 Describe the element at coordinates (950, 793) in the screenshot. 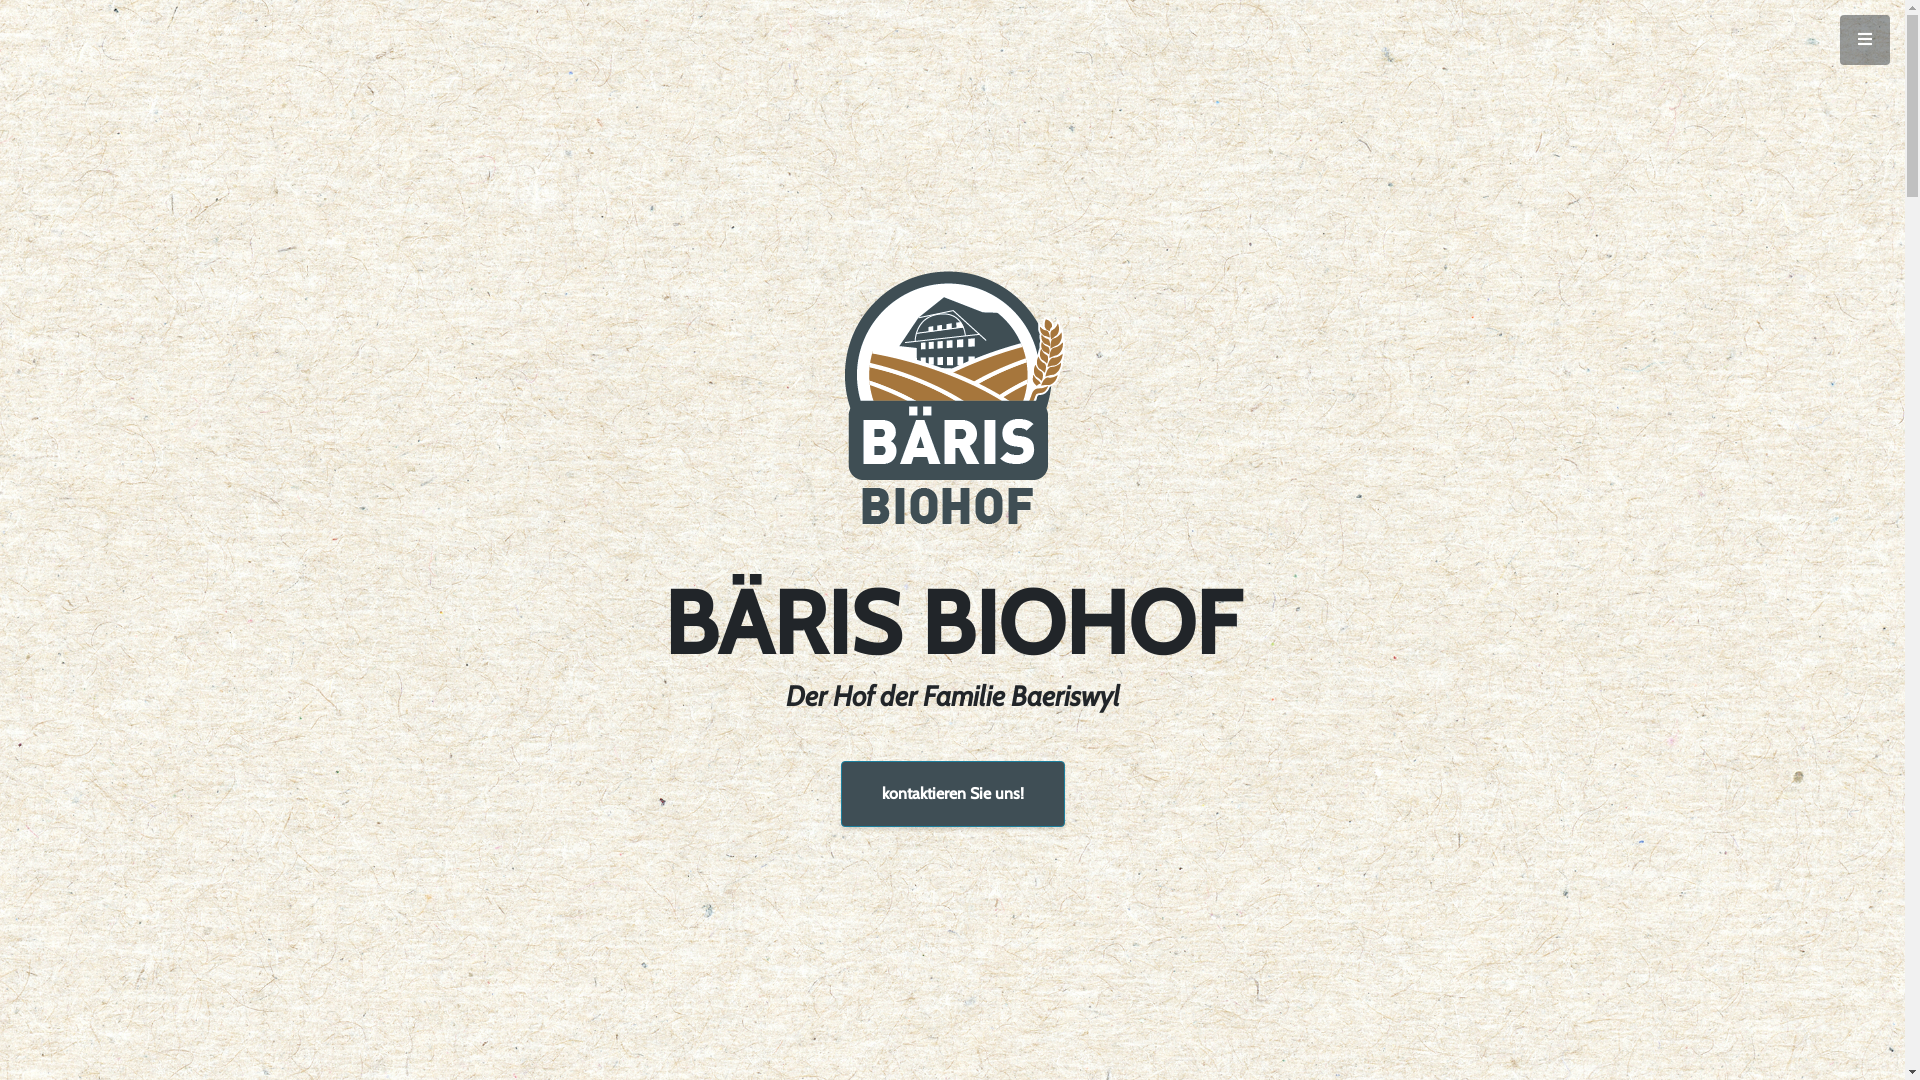

I see `'kontaktieren Sie uns!'` at that location.